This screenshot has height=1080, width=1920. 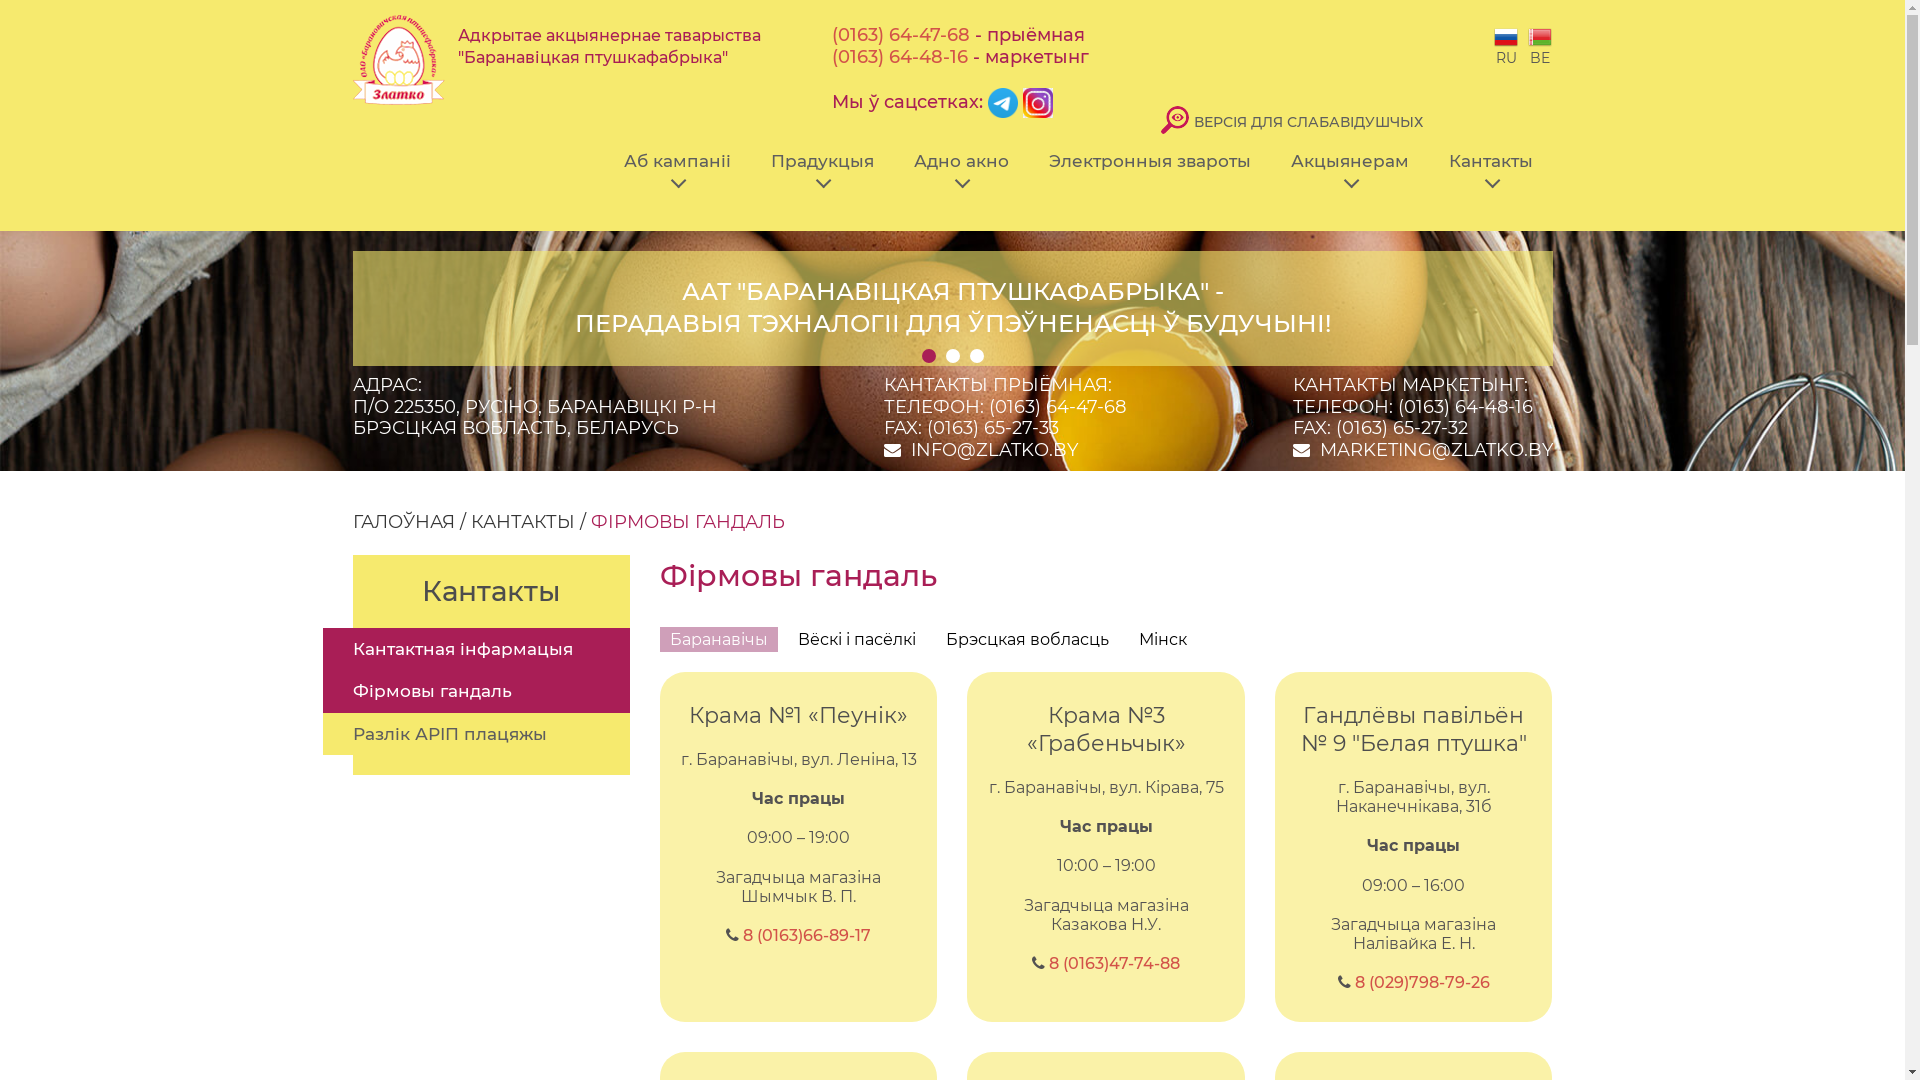 What do you see at coordinates (1055, 406) in the screenshot?
I see `'(0163) 64-47-68'` at bounding box center [1055, 406].